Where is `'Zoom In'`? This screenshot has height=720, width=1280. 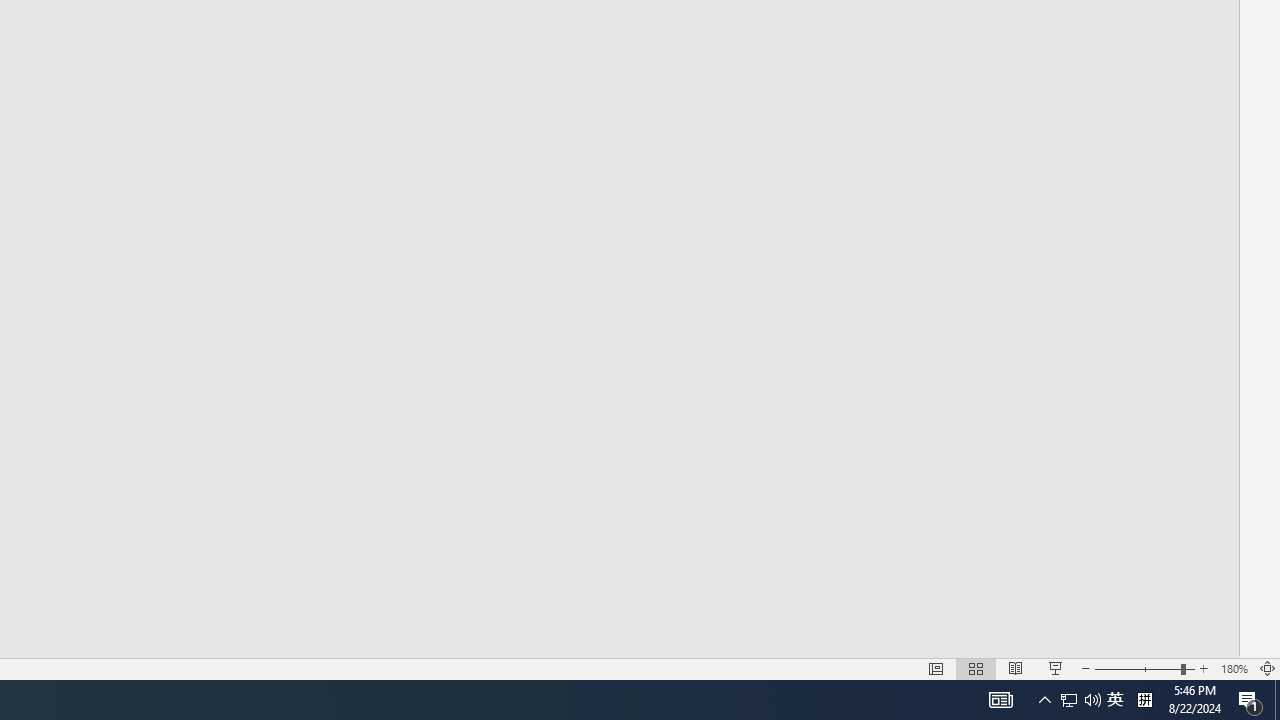 'Zoom In' is located at coordinates (1203, 669).